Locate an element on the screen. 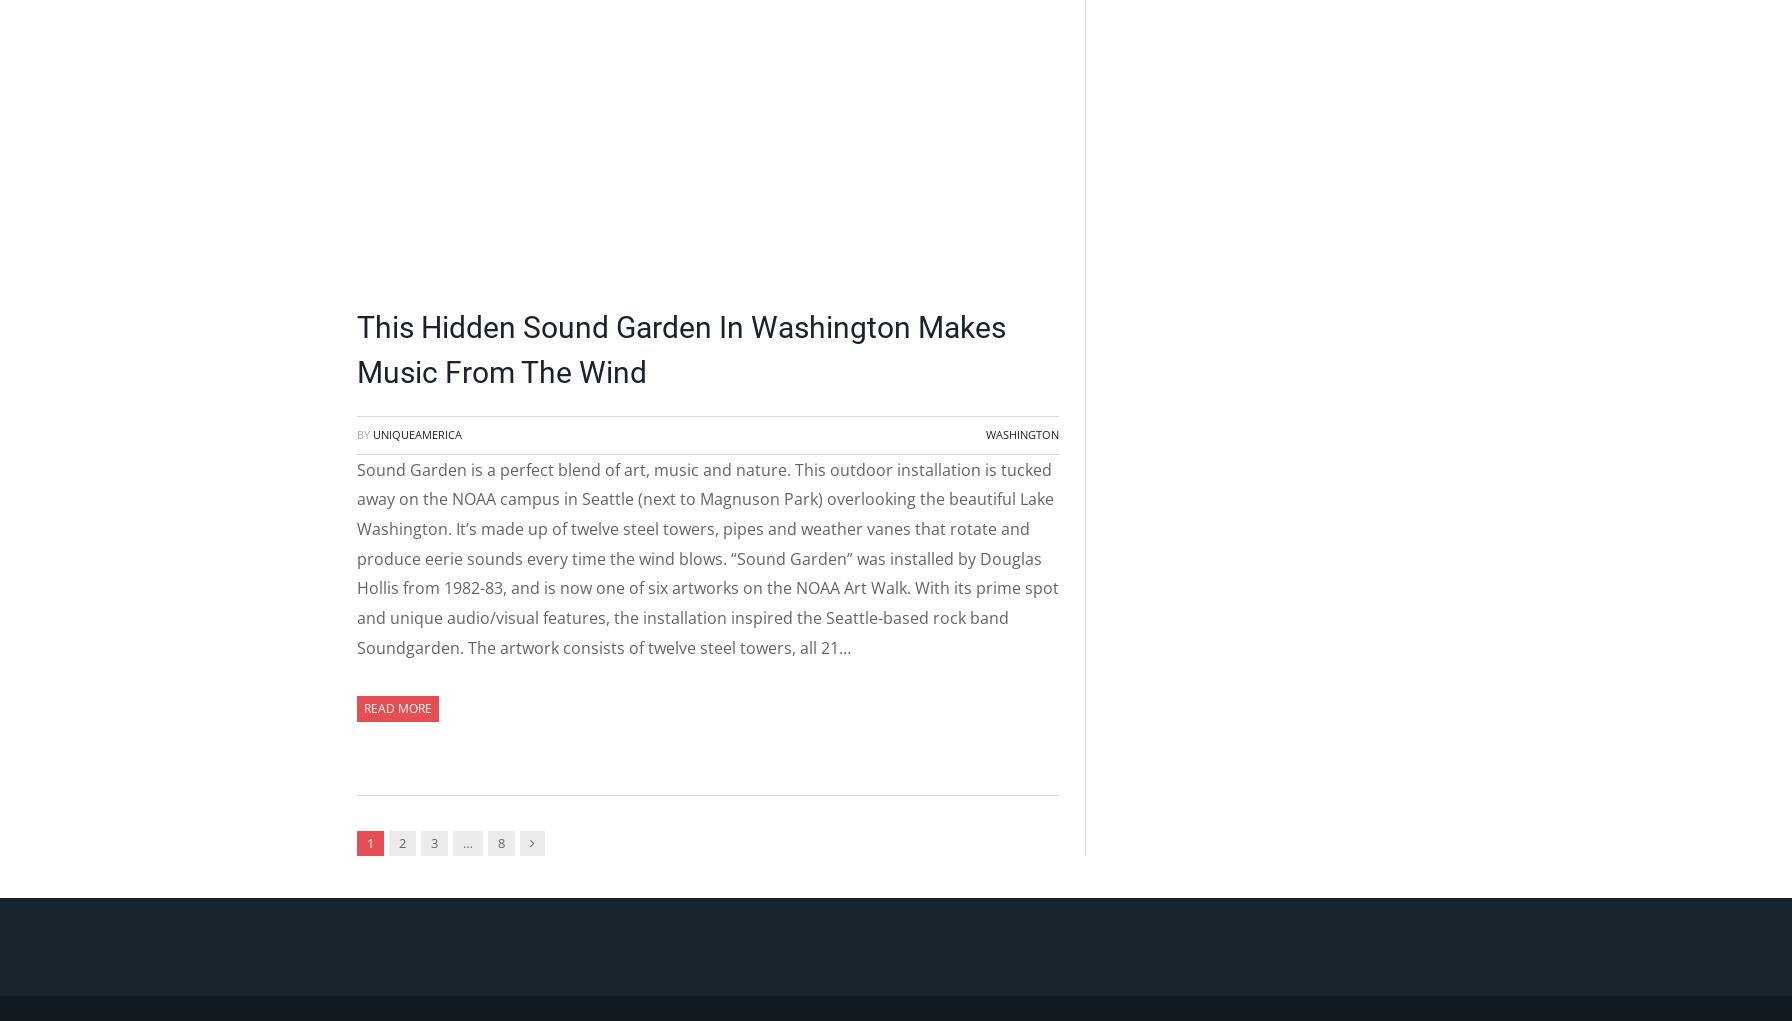  'Read More' is located at coordinates (398, 707).